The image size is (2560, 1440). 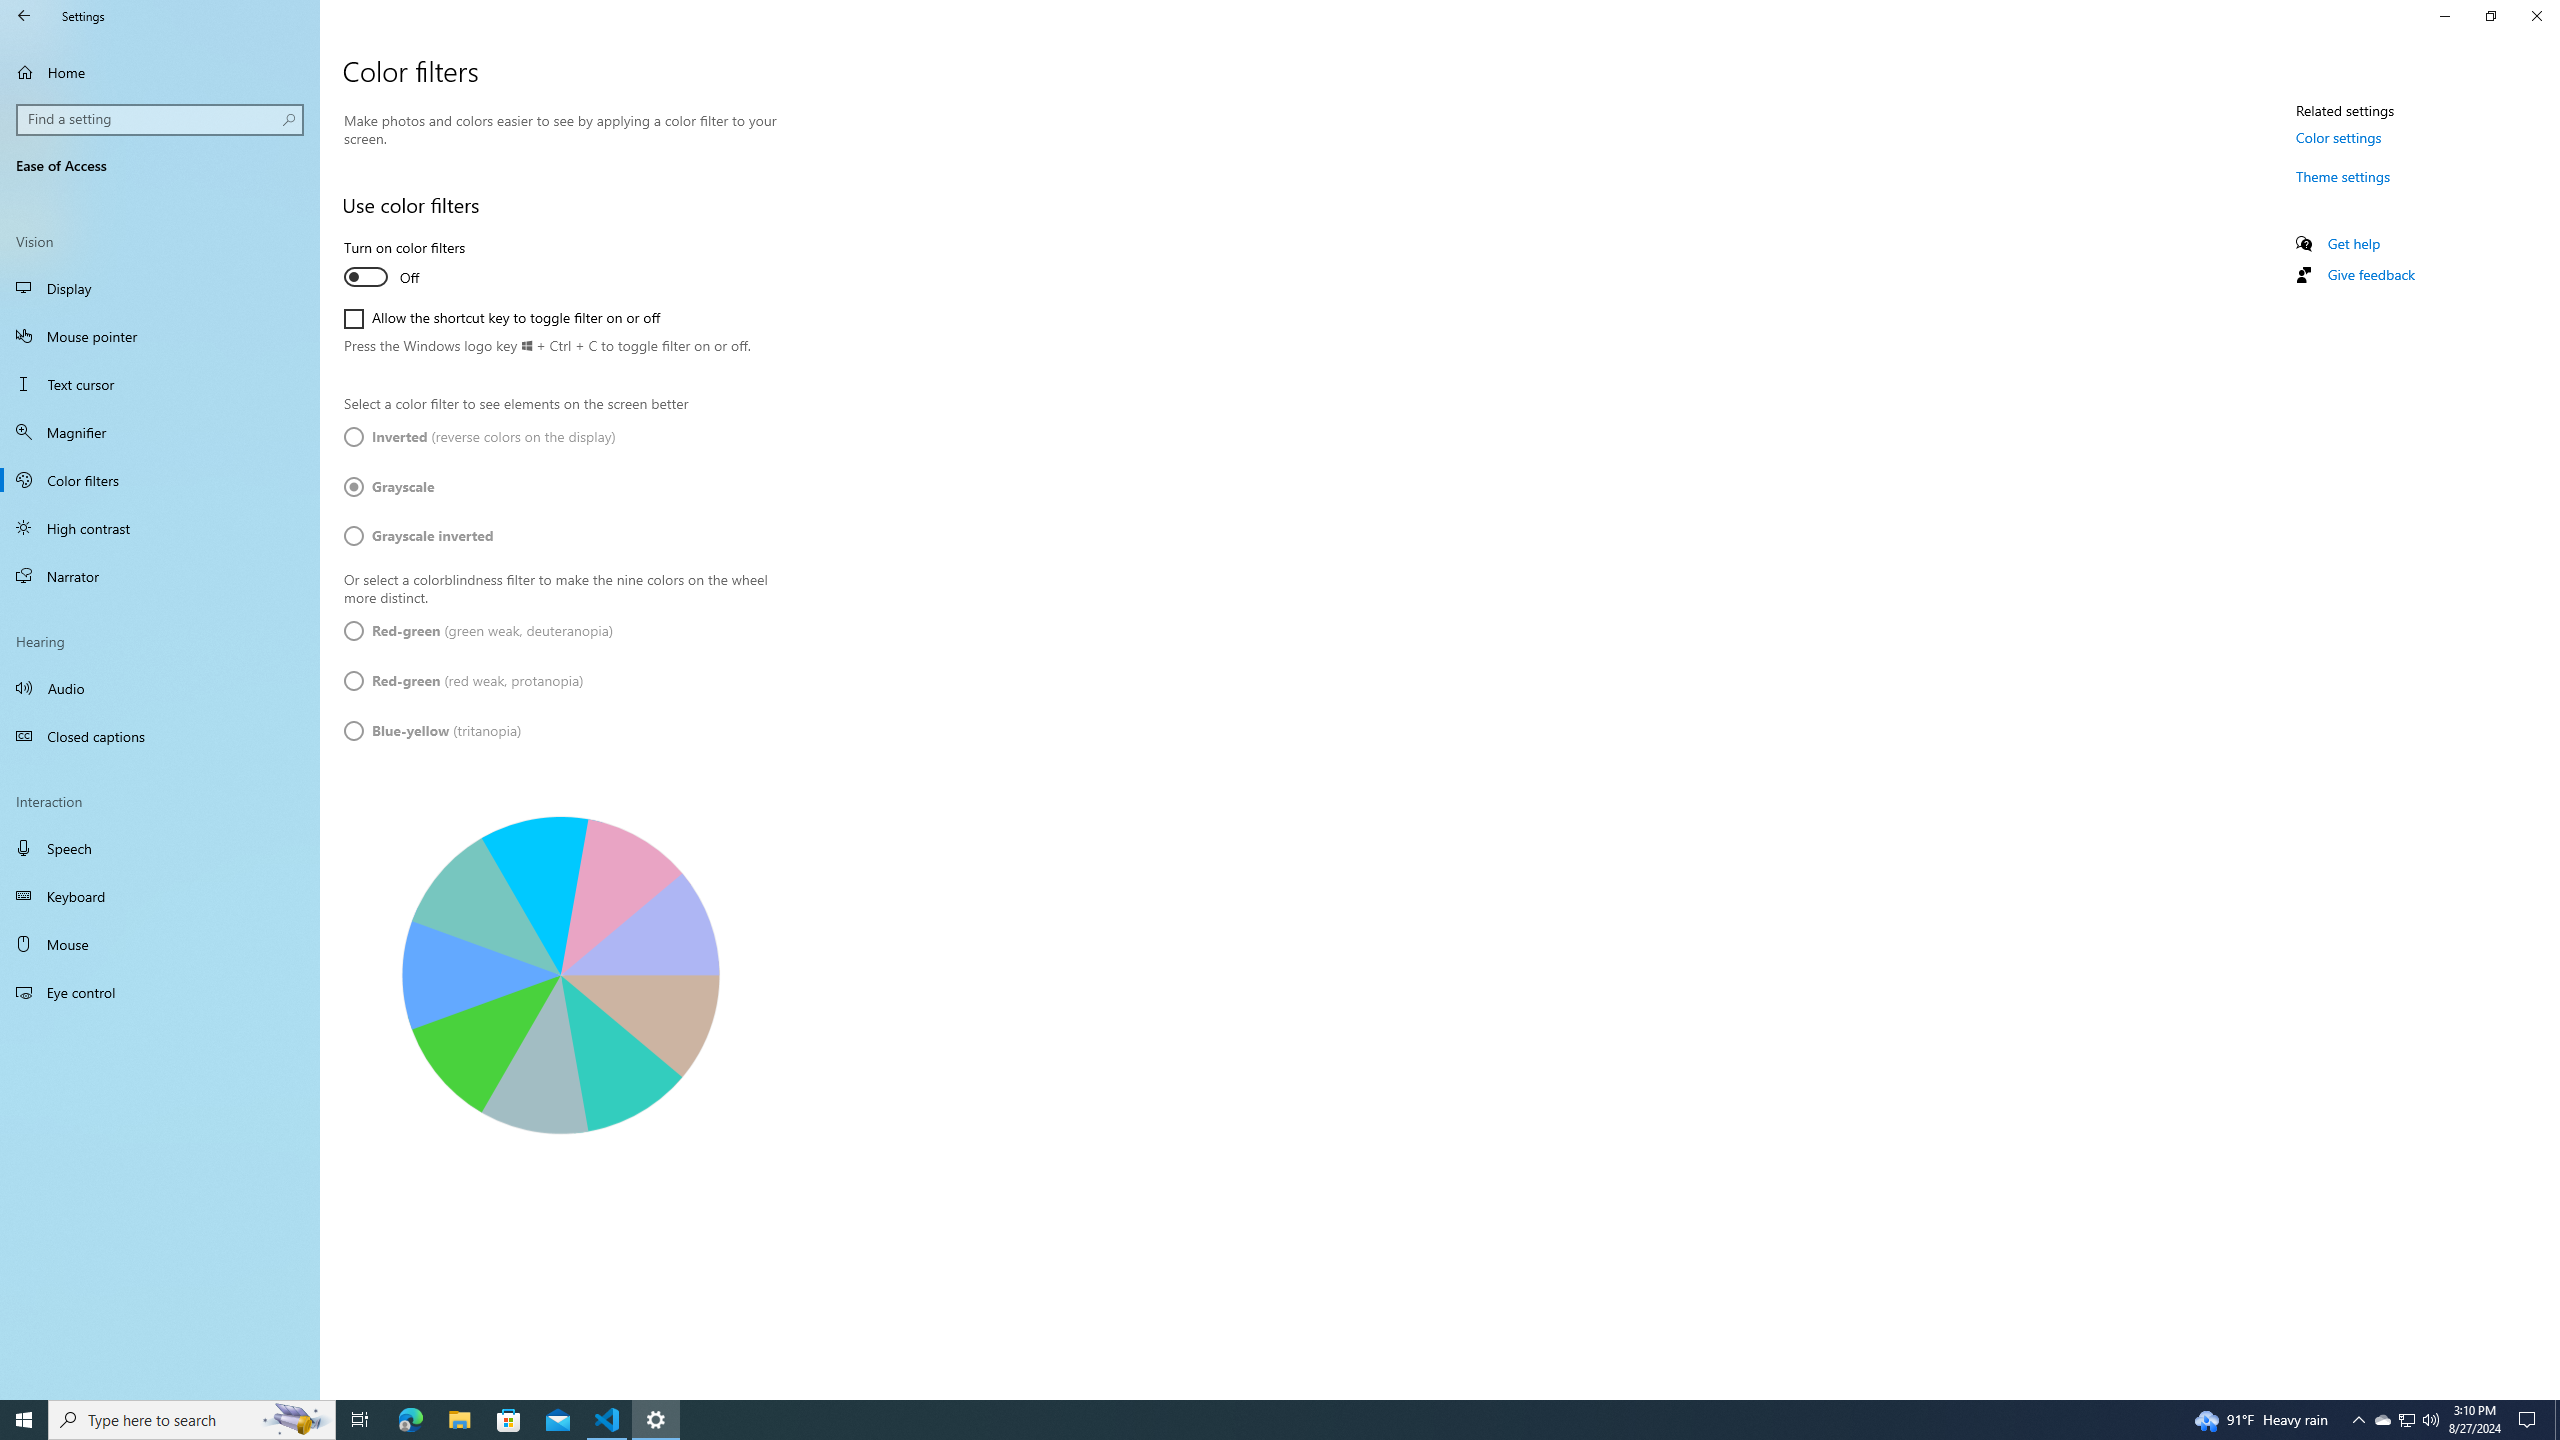 What do you see at coordinates (159, 287) in the screenshot?
I see `'Display'` at bounding box center [159, 287].